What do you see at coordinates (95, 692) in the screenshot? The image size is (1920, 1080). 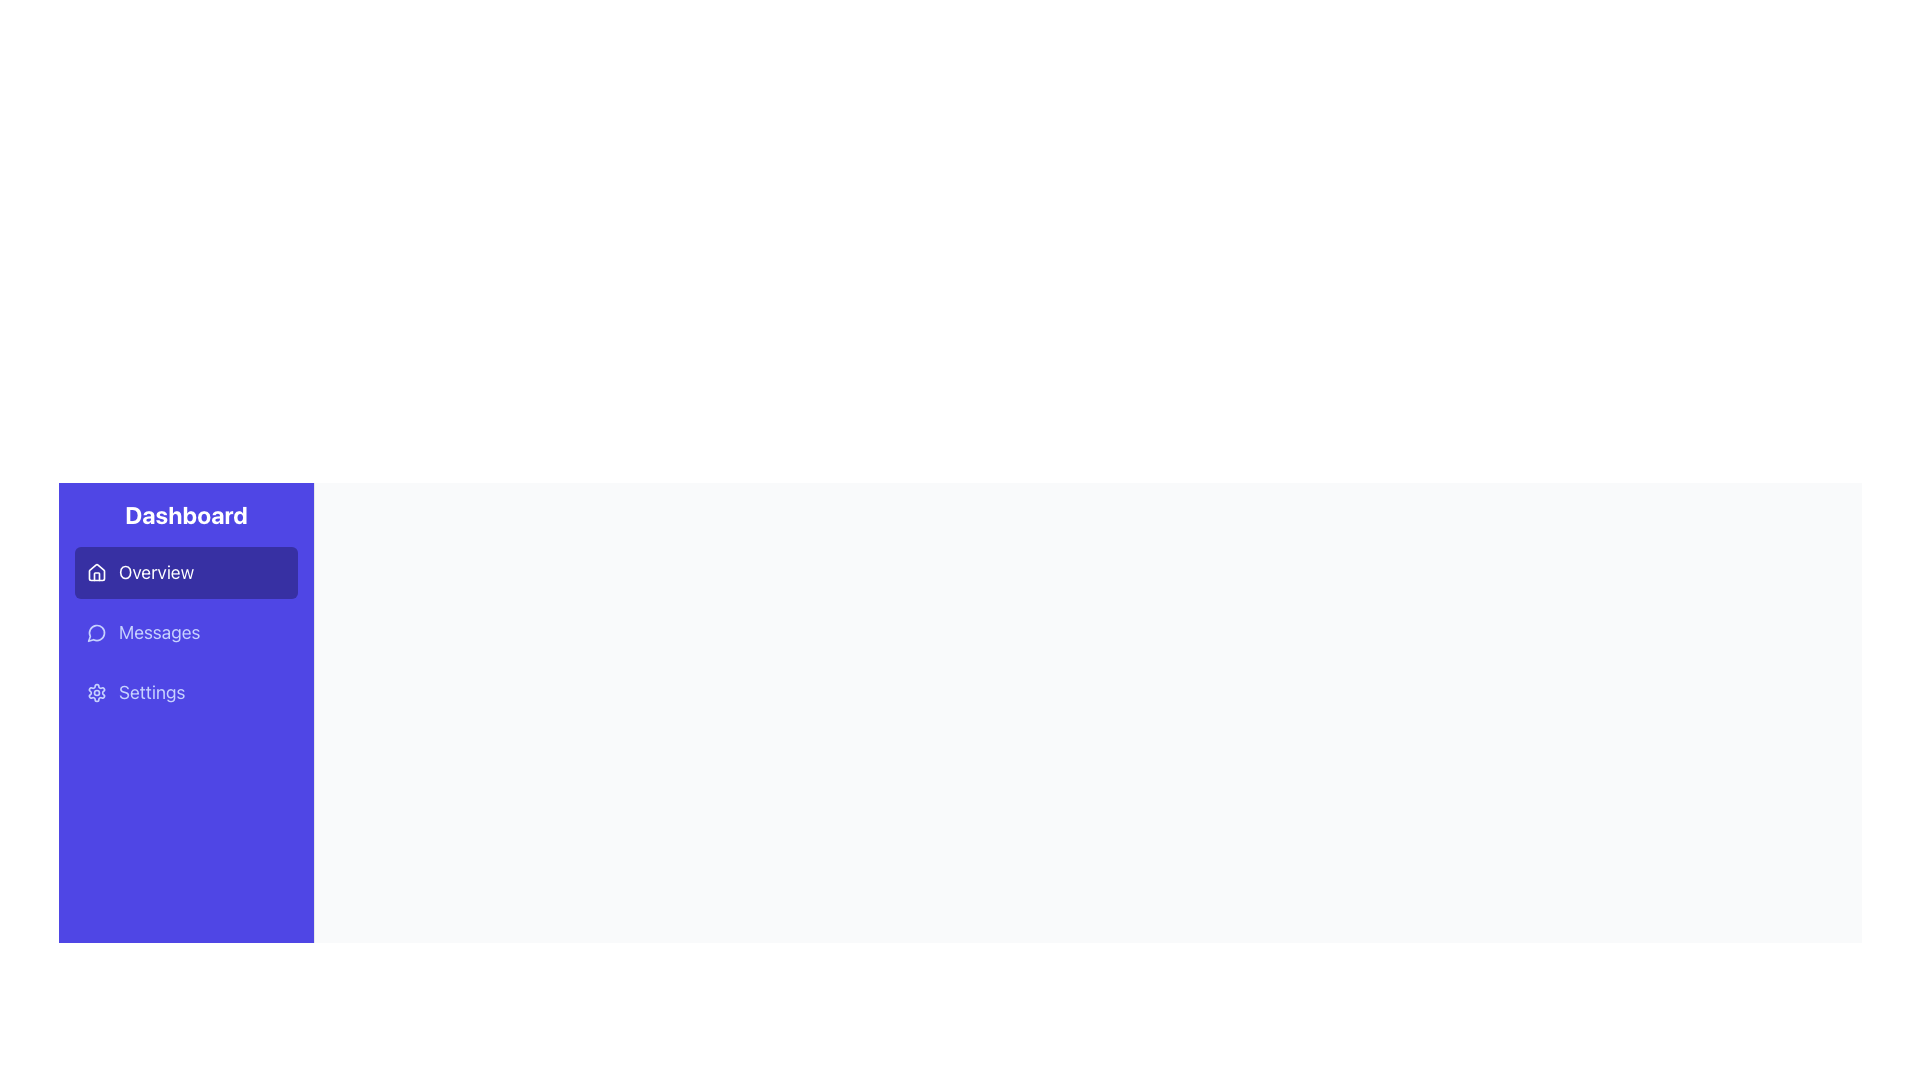 I see `the gear icon located in the sidebar to the left of the 'Settings' label` at bounding box center [95, 692].